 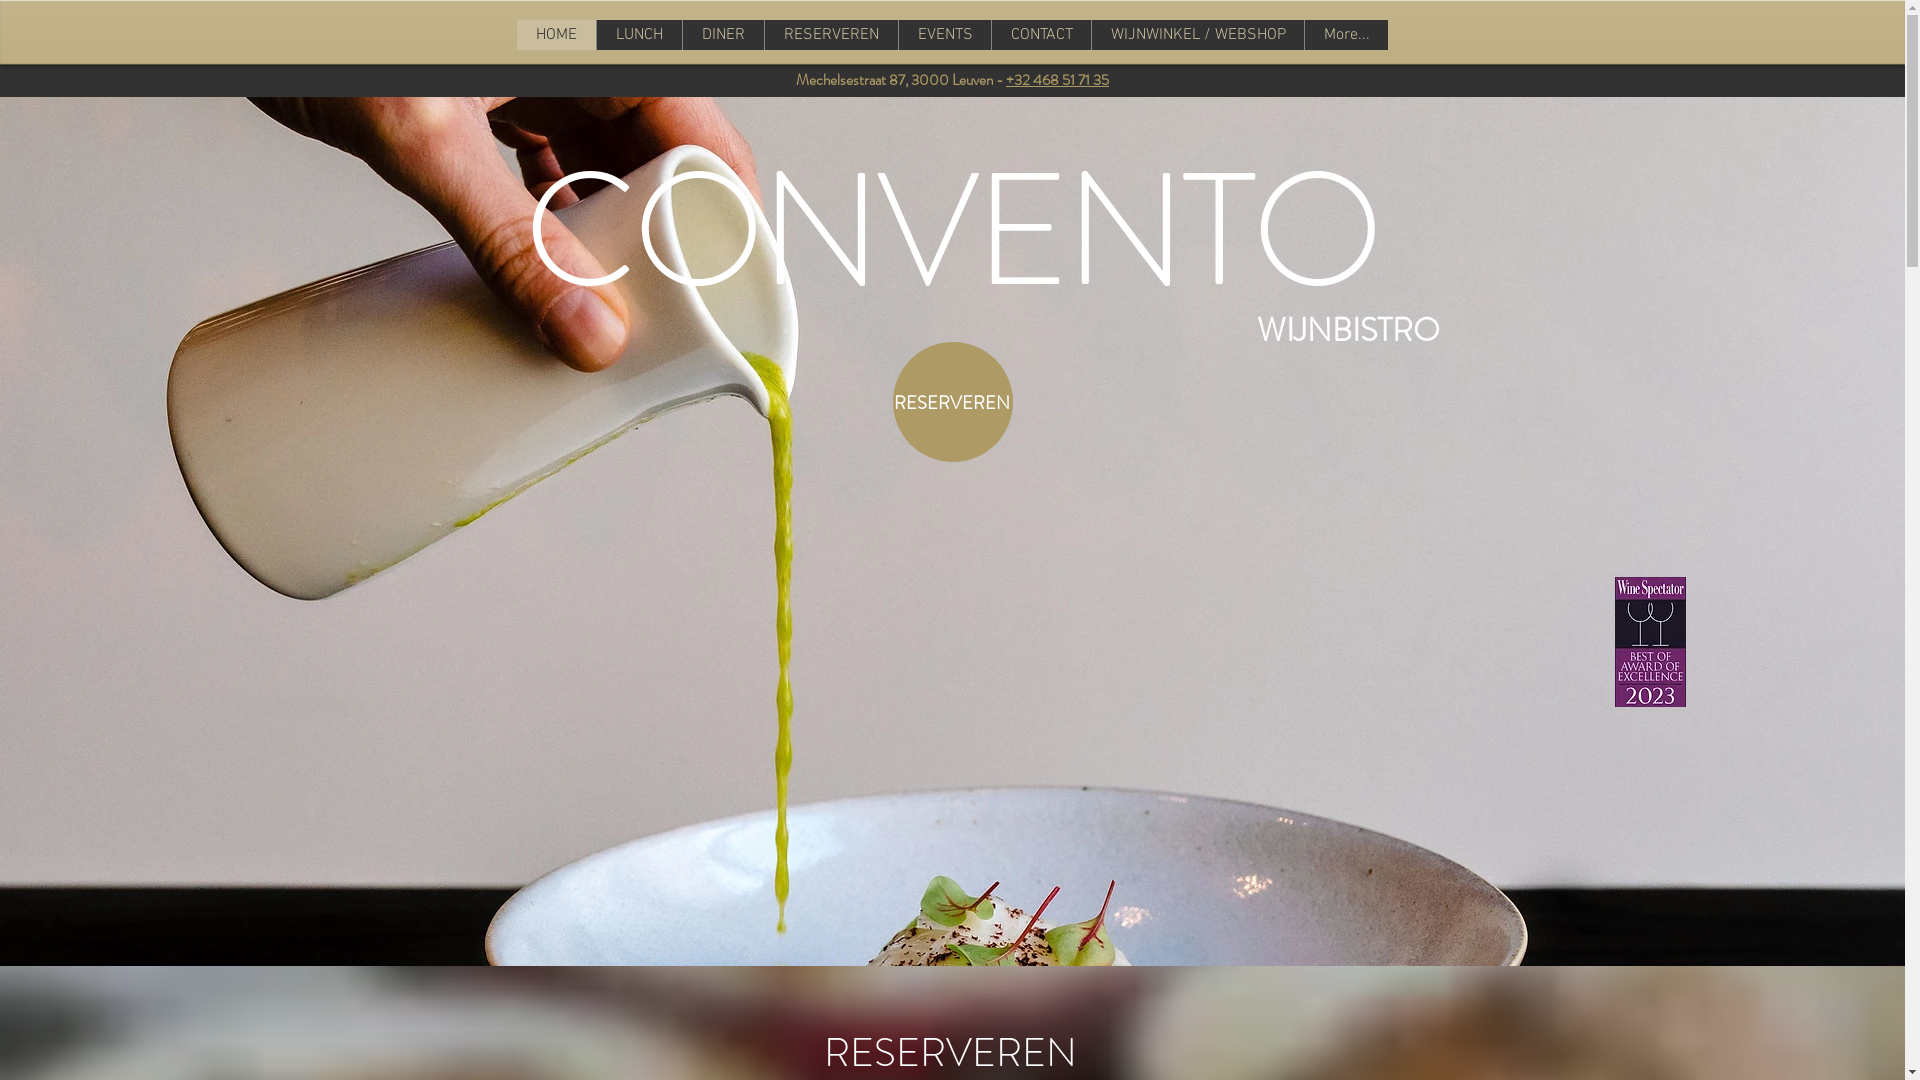 What do you see at coordinates (569, 34) in the screenshot?
I see `'HOME'` at bounding box center [569, 34].